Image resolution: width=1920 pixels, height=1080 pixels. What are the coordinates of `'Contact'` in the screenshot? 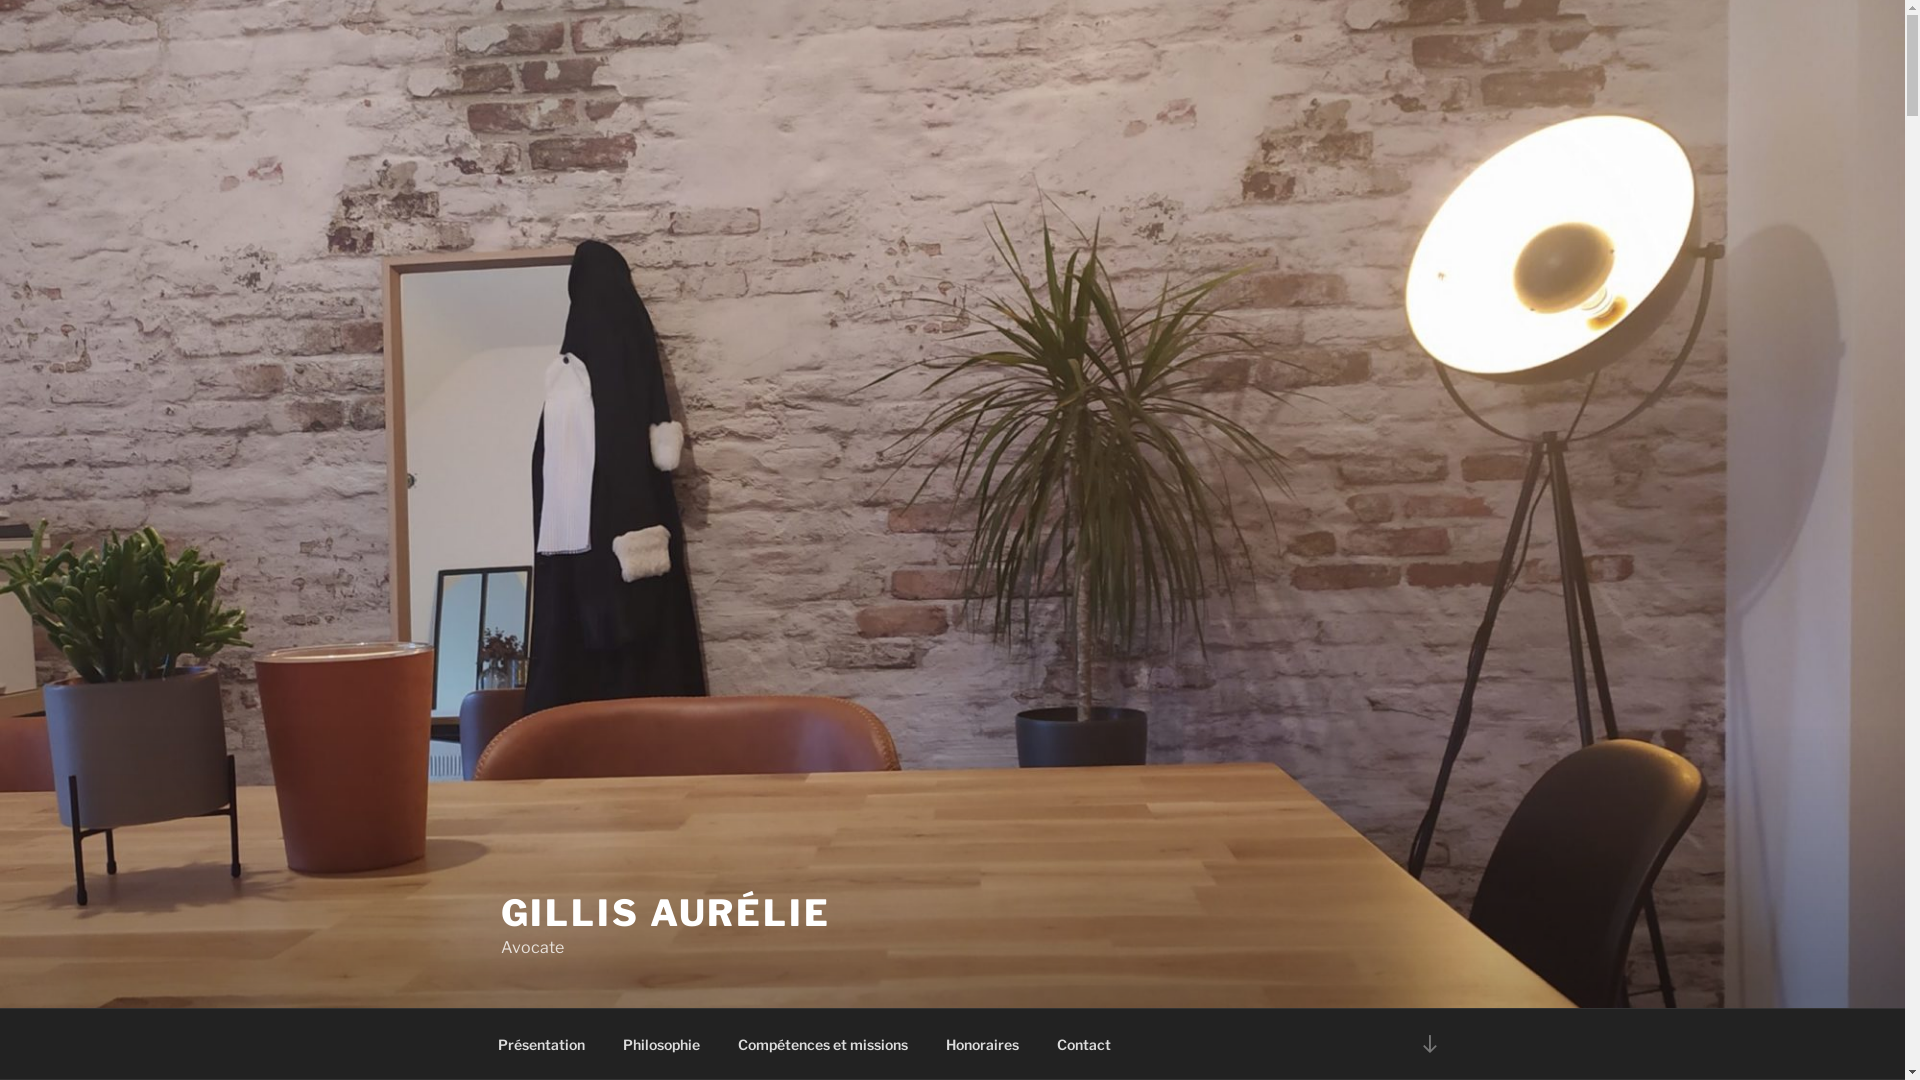 It's located at (1040, 1043).